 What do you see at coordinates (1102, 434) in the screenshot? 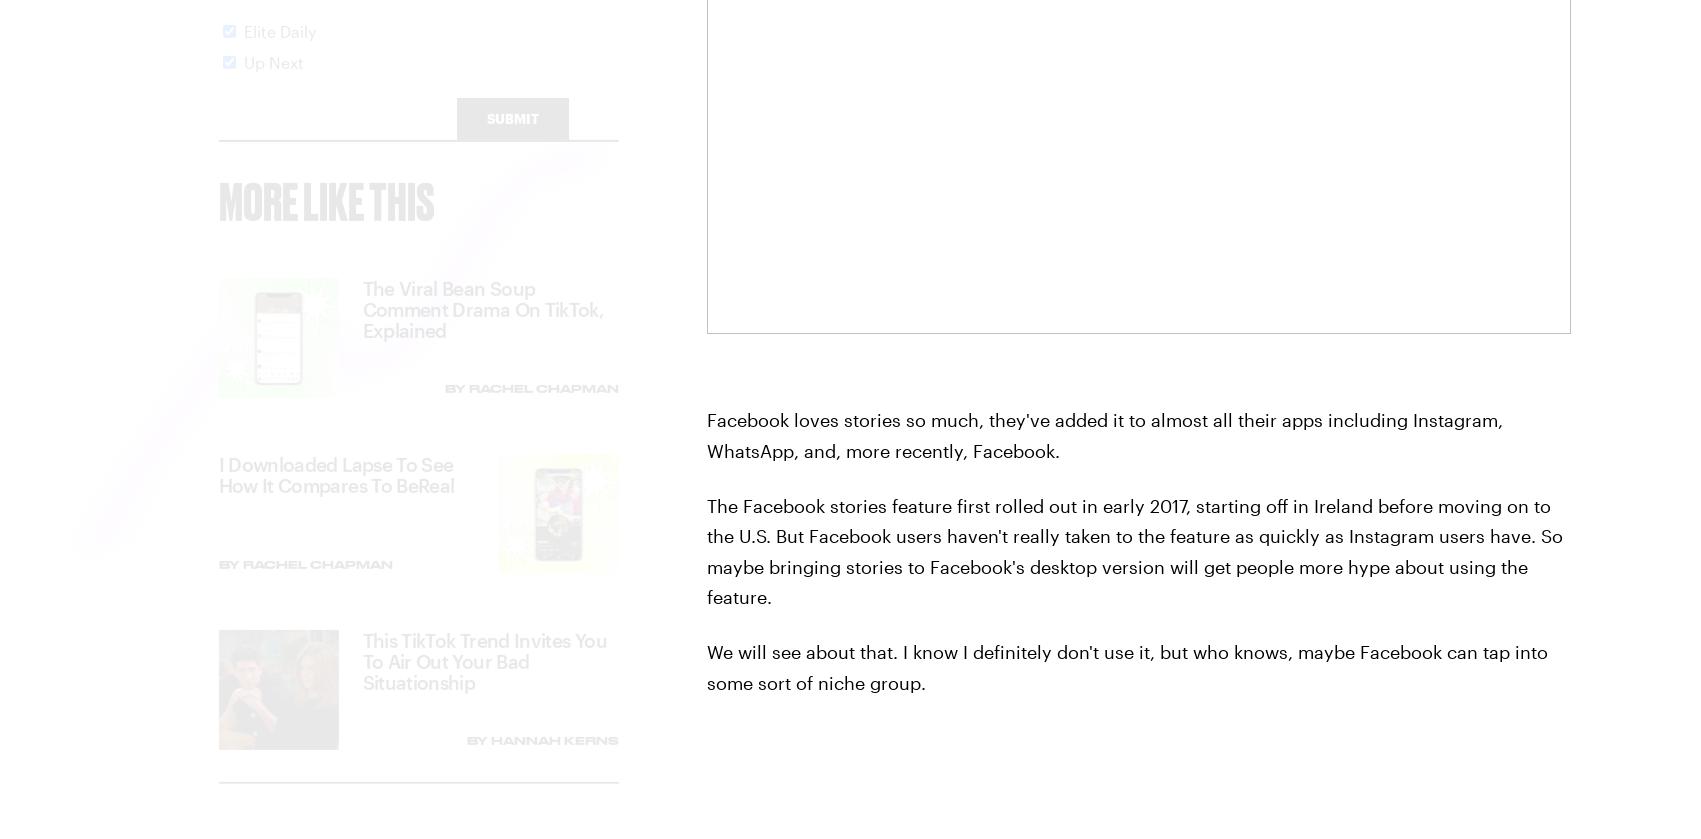
I see `'Facebook loves stories so much, they've added it to almost all their apps including Instagram, WhatsApp, and, more recently, Facebook.'` at bounding box center [1102, 434].